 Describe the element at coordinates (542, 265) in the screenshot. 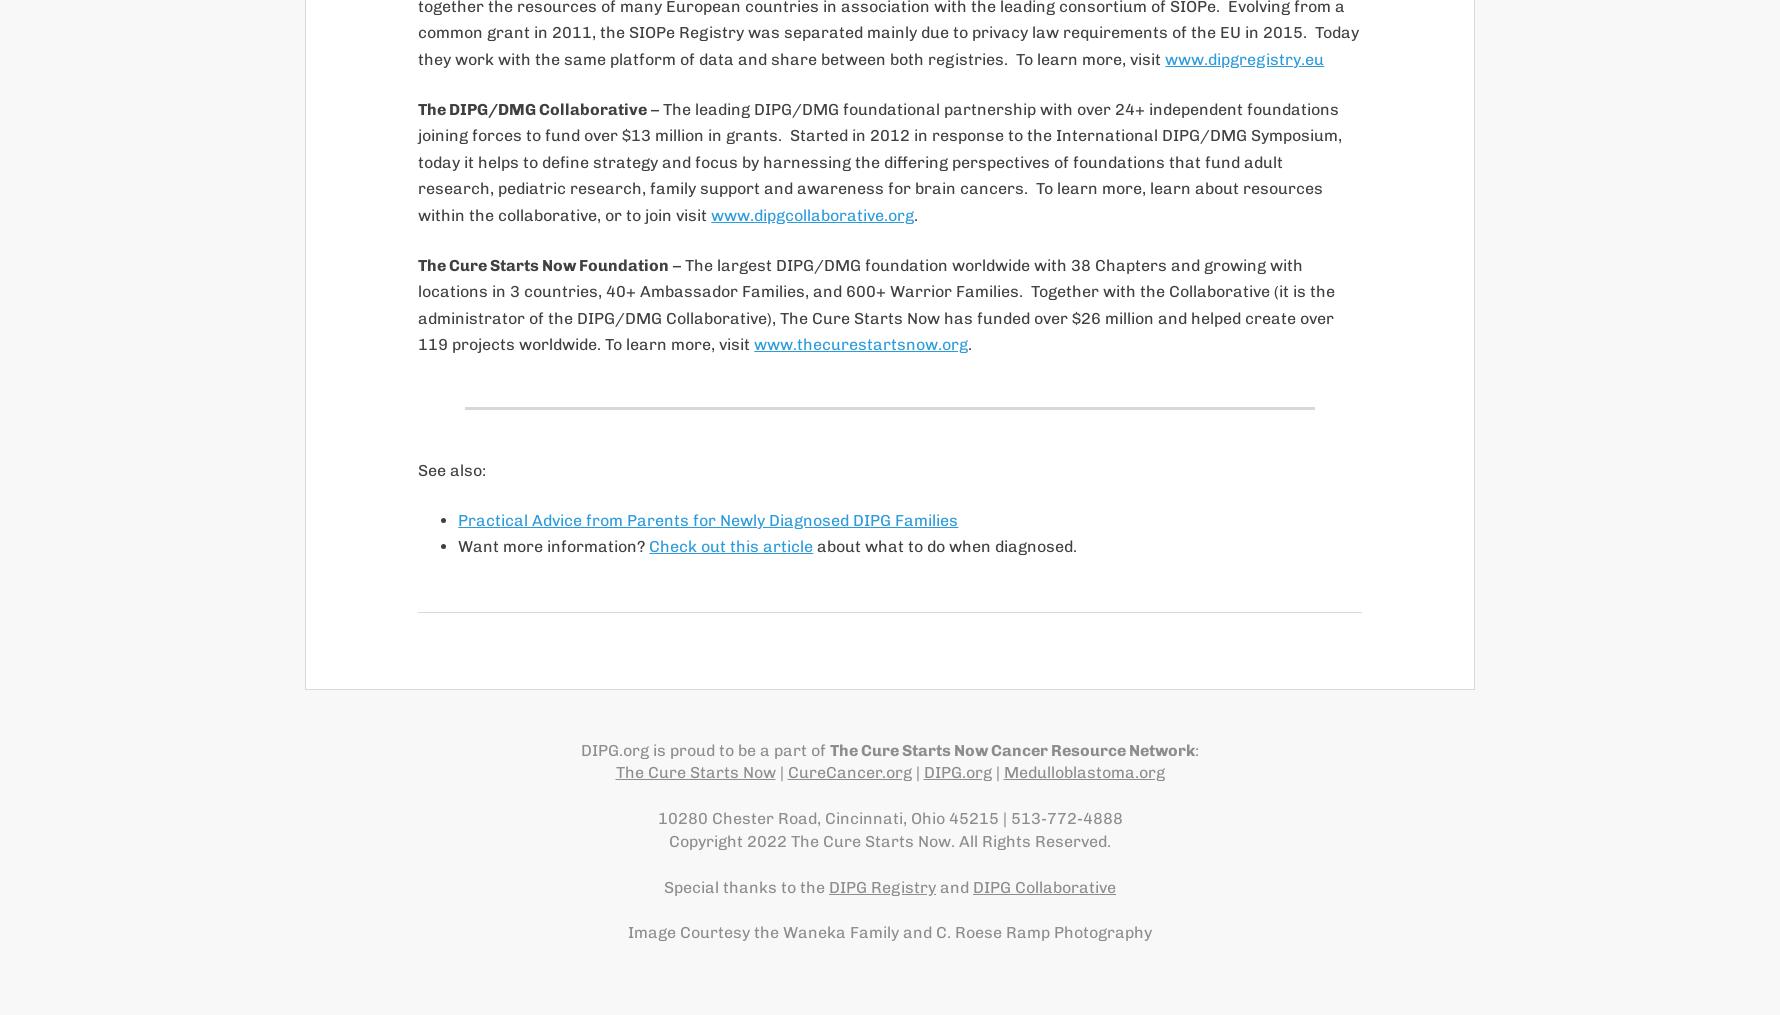

I see `'The Cure Starts Now Foundation'` at that location.